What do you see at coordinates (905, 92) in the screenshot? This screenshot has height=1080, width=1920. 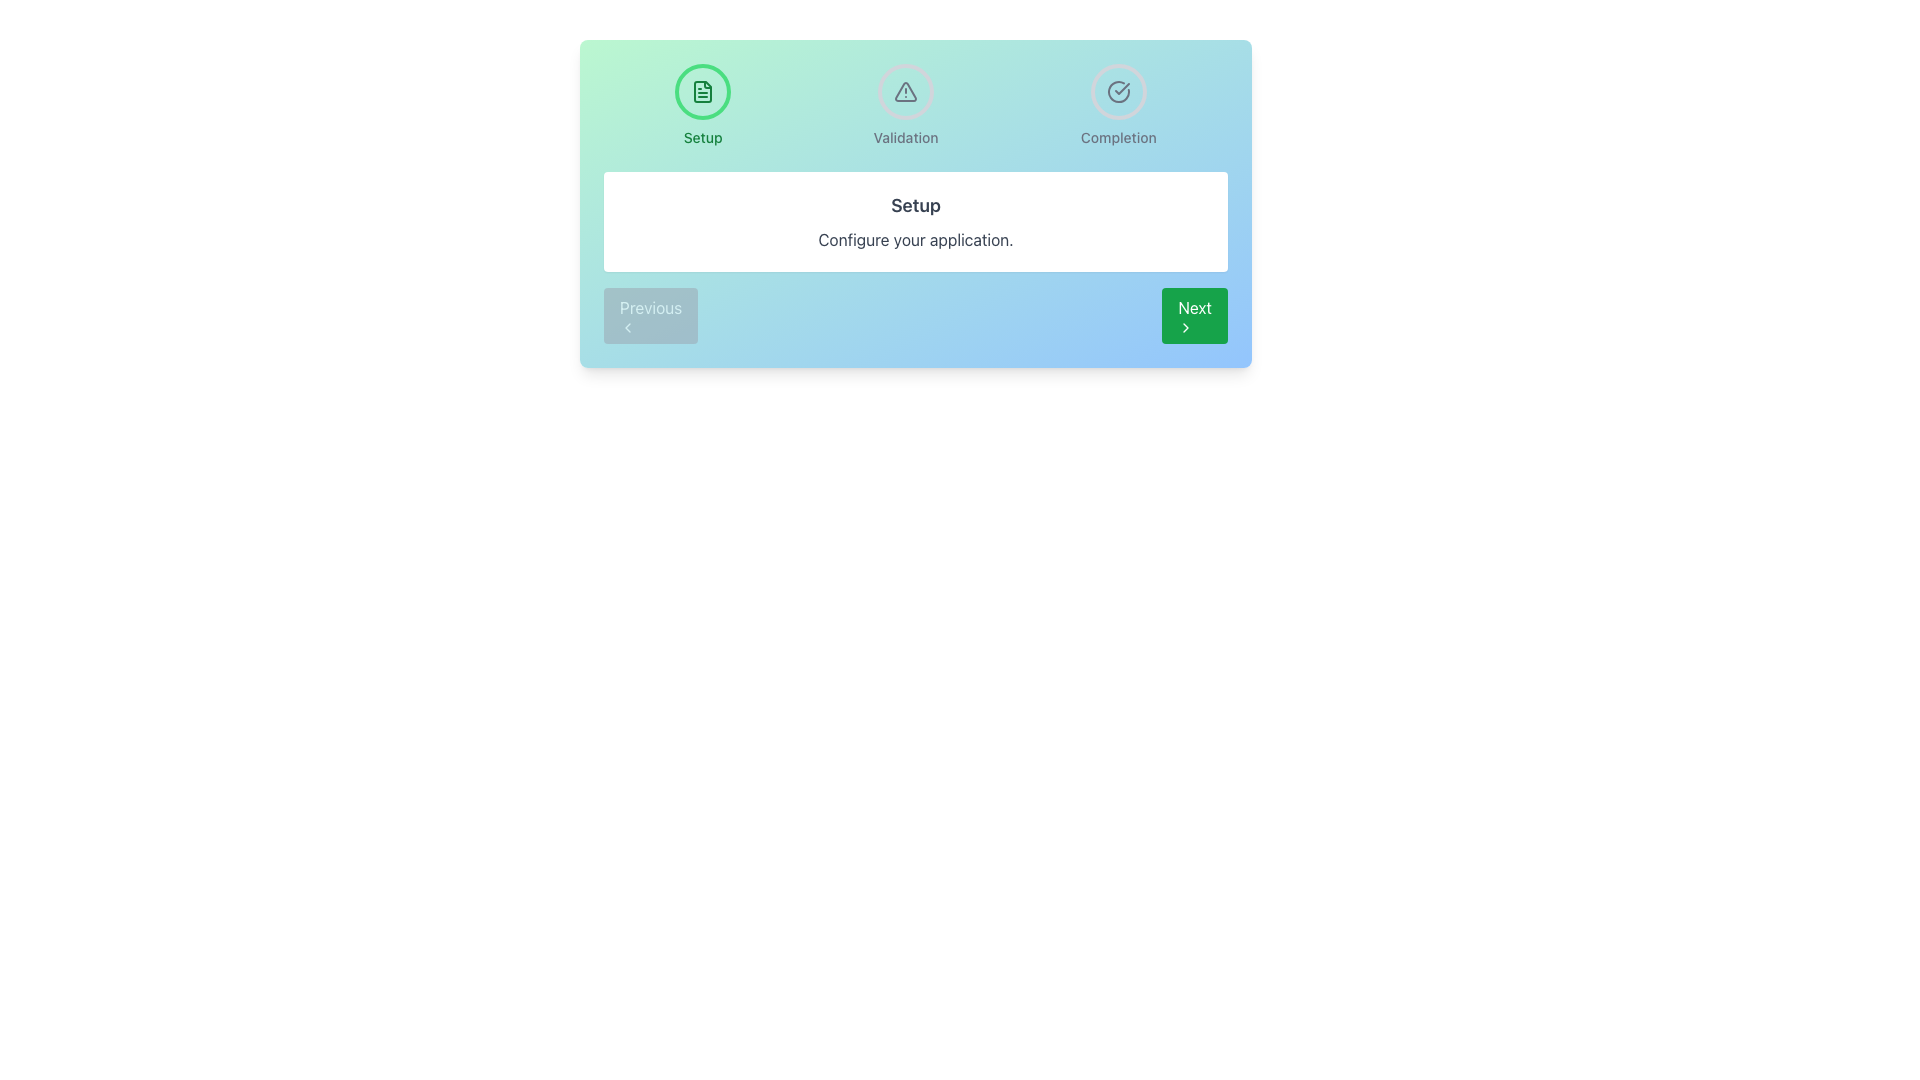 I see `the 'Validation' step indicator icon with a rounded border that visually represents a warning or alert status` at bounding box center [905, 92].